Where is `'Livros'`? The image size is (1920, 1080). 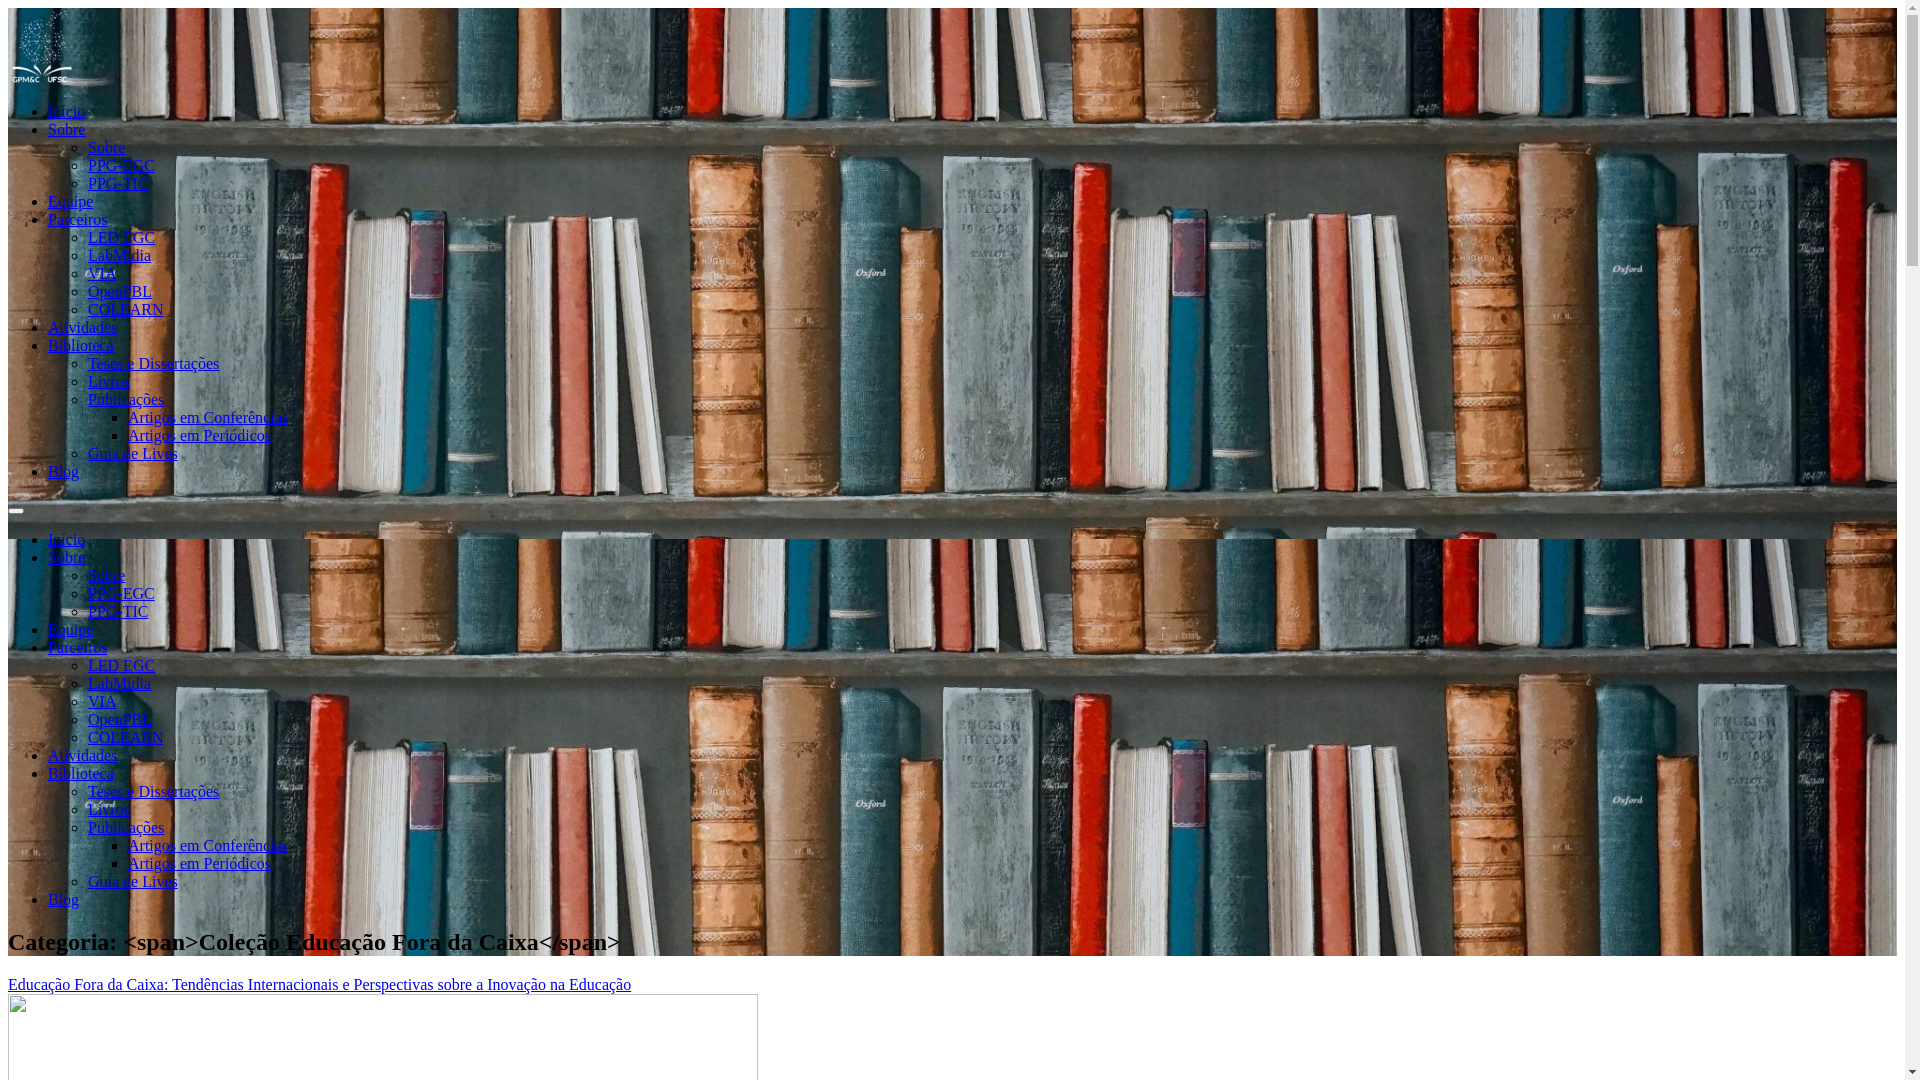
'Livros' is located at coordinates (108, 808).